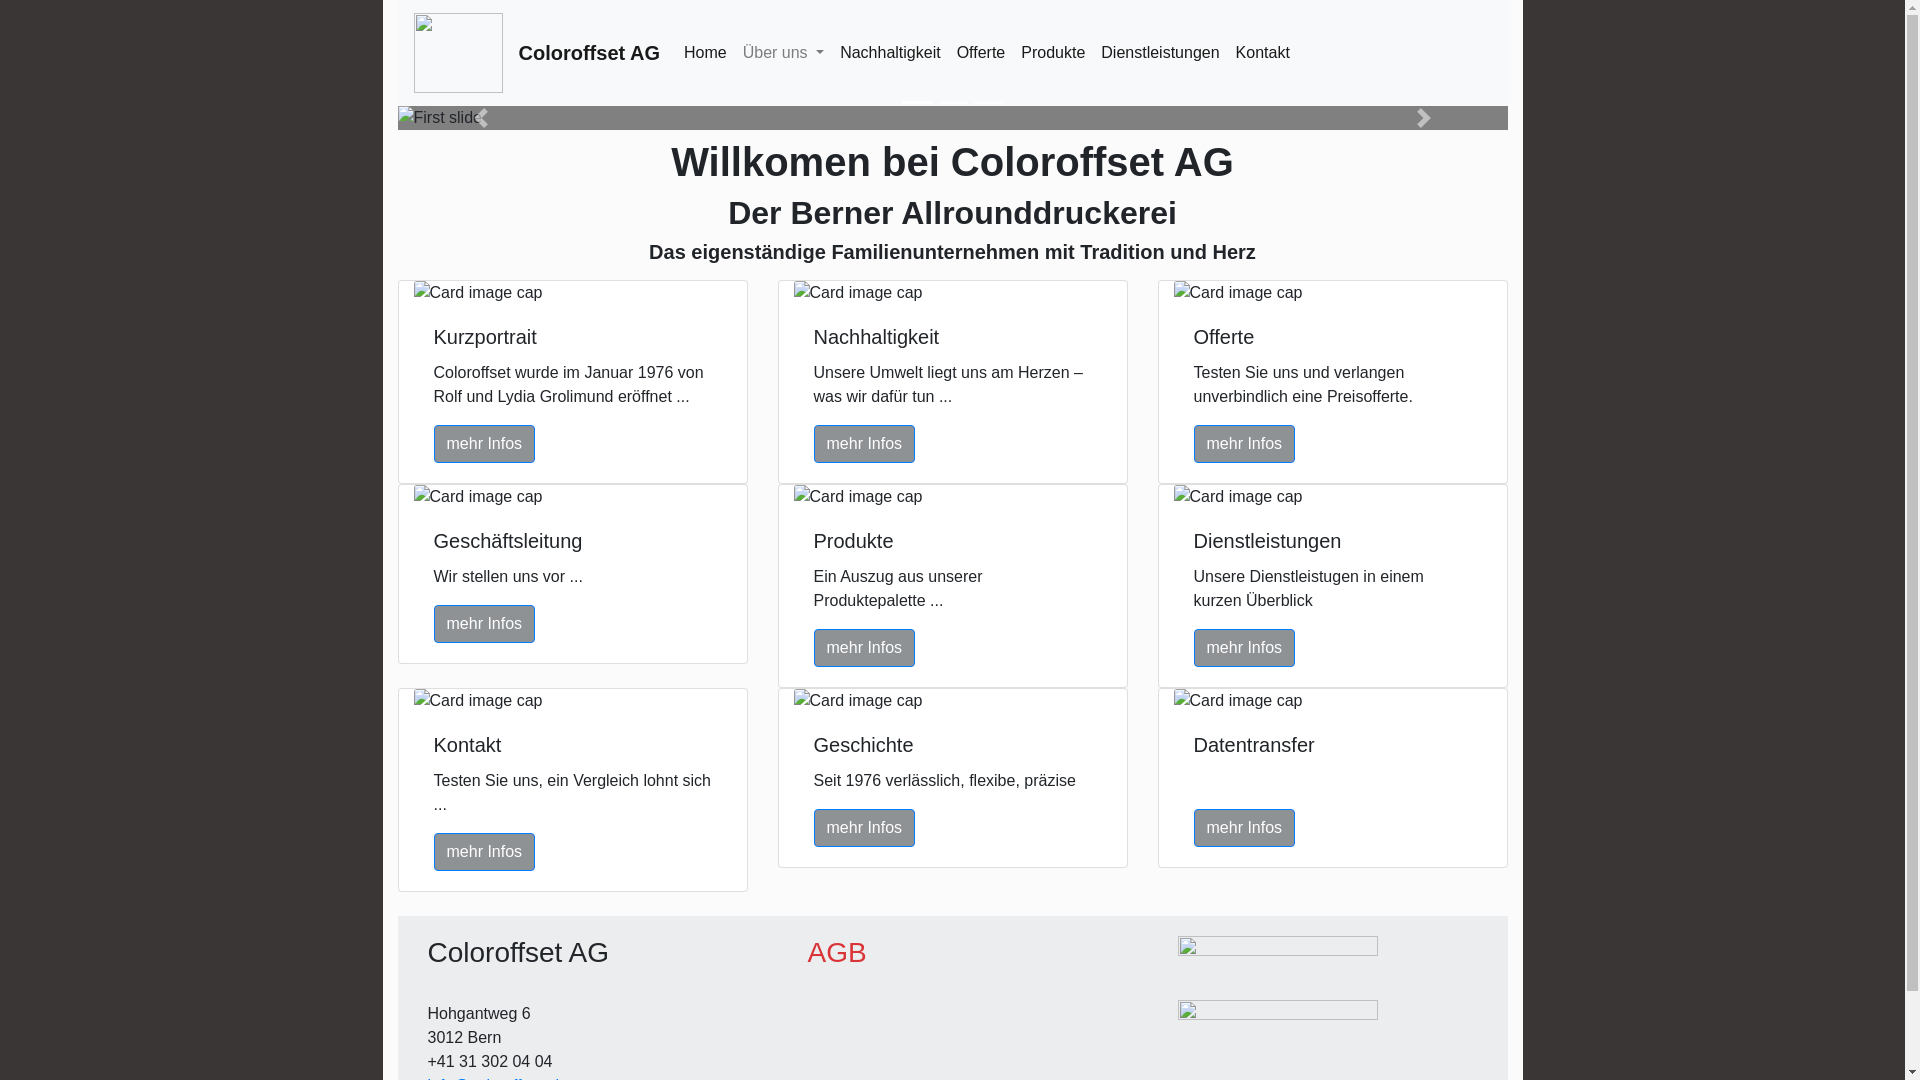 The height and width of the screenshot is (1080, 1920). I want to click on 'AGB', so click(807, 951).